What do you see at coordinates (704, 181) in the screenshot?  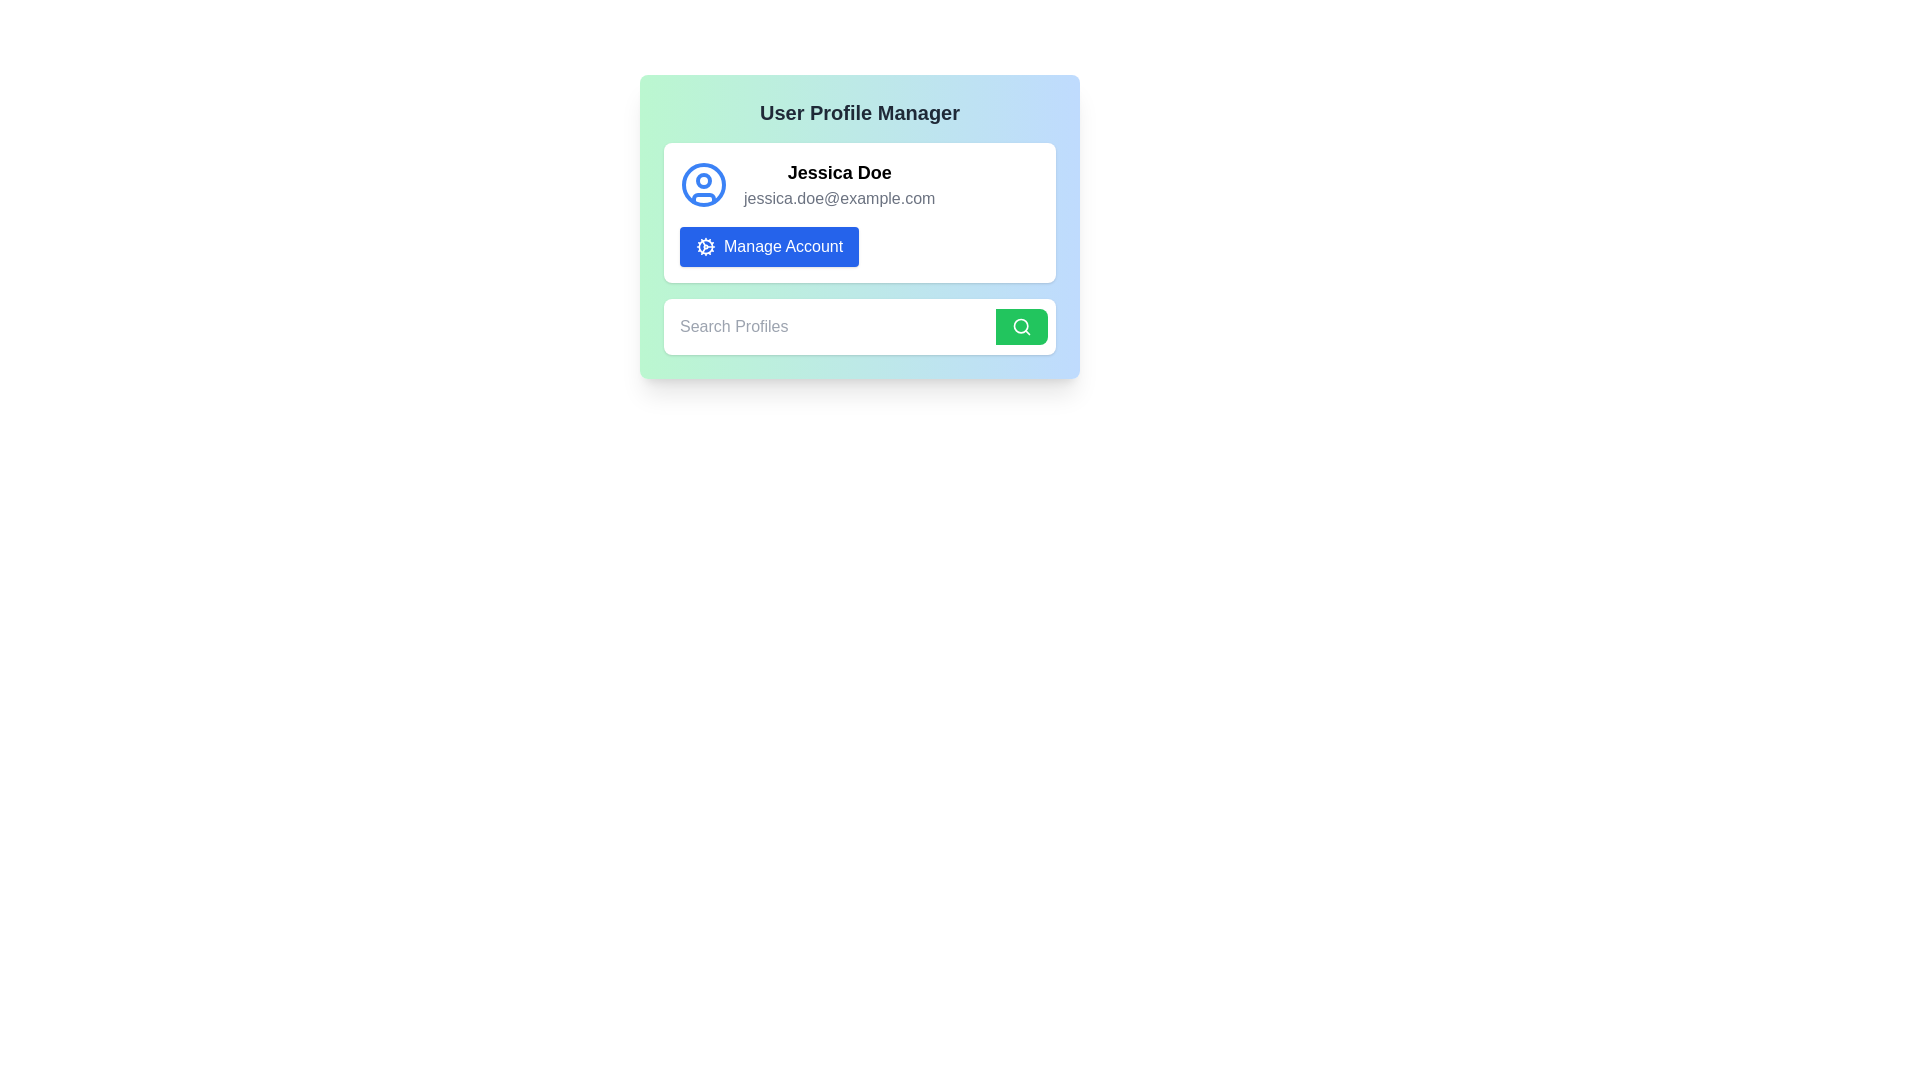 I see `the graphical vector component representing the user profile icon, located slightly above the center of the circular frame of the icon` at bounding box center [704, 181].